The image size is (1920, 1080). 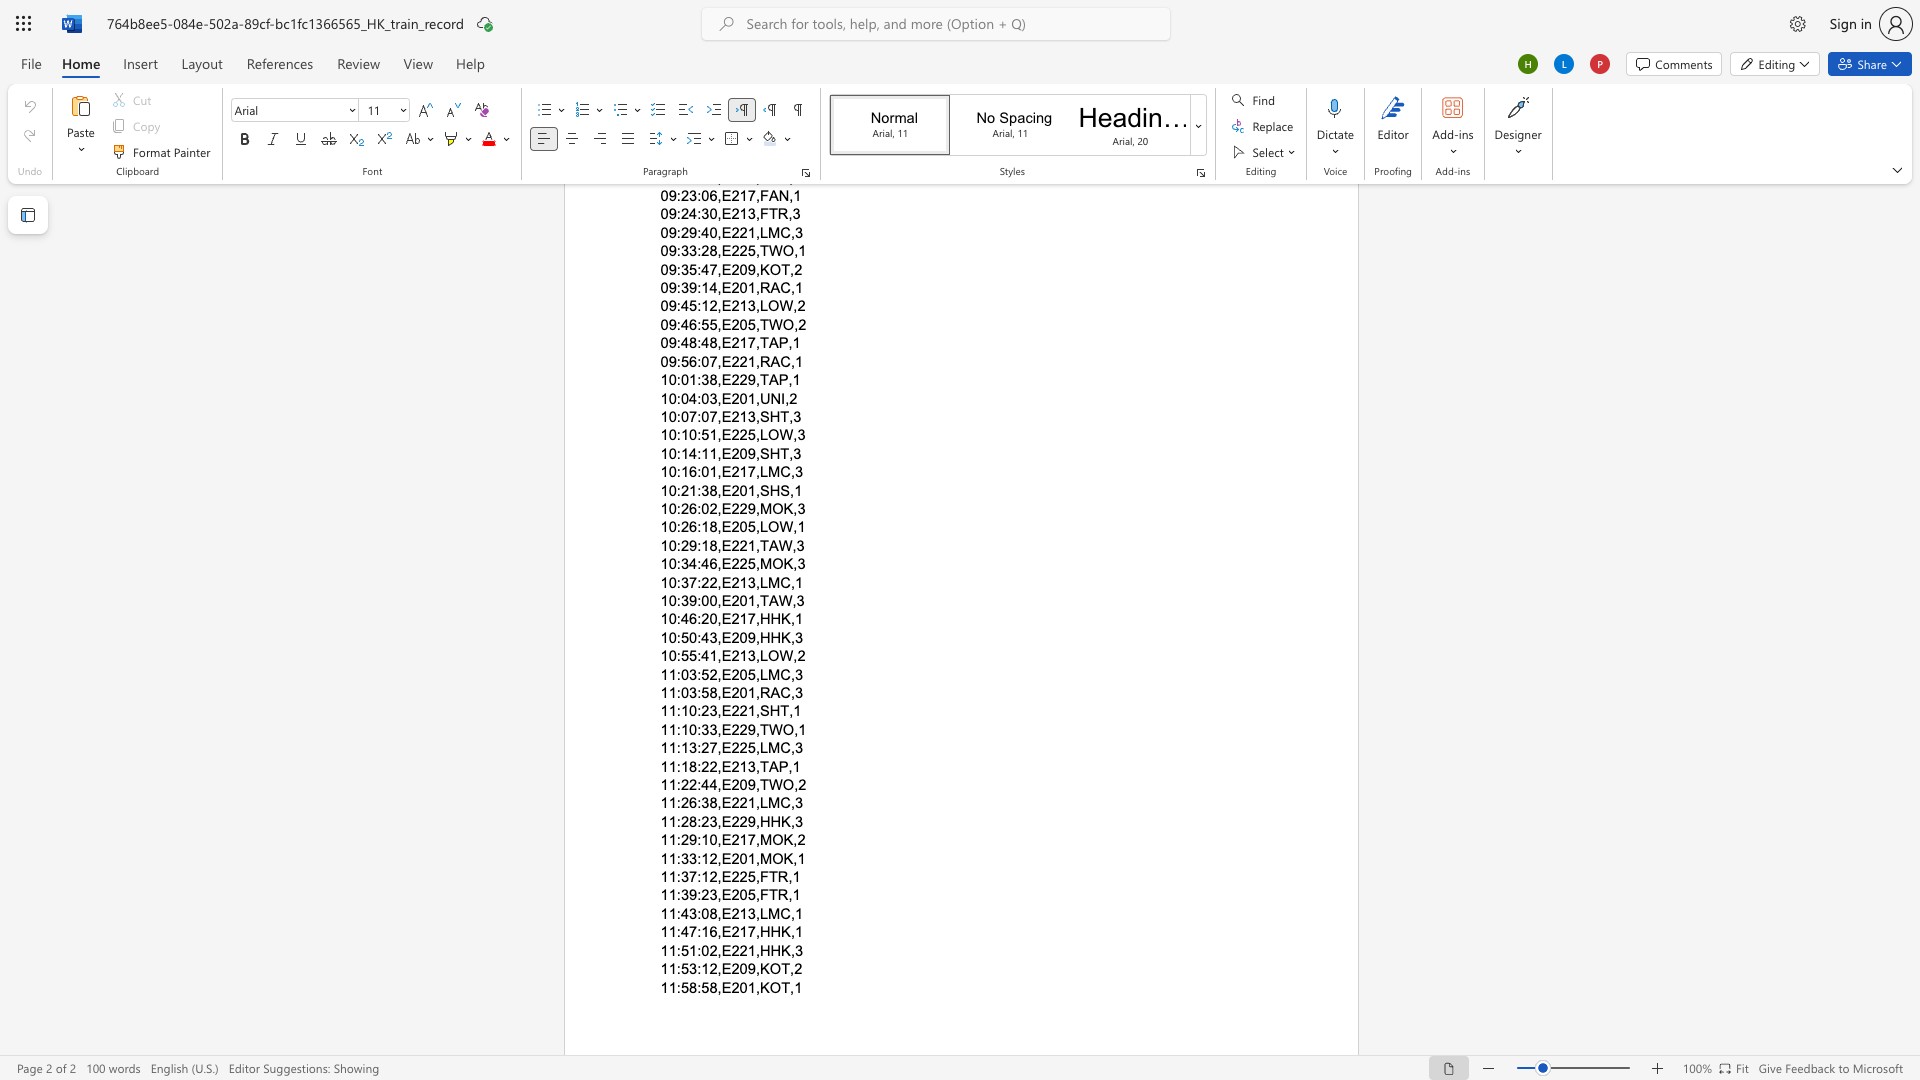 I want to click on the subset text "E217," within the text "11:47:16,E217,HHK,1", so click(x=720, y=932).